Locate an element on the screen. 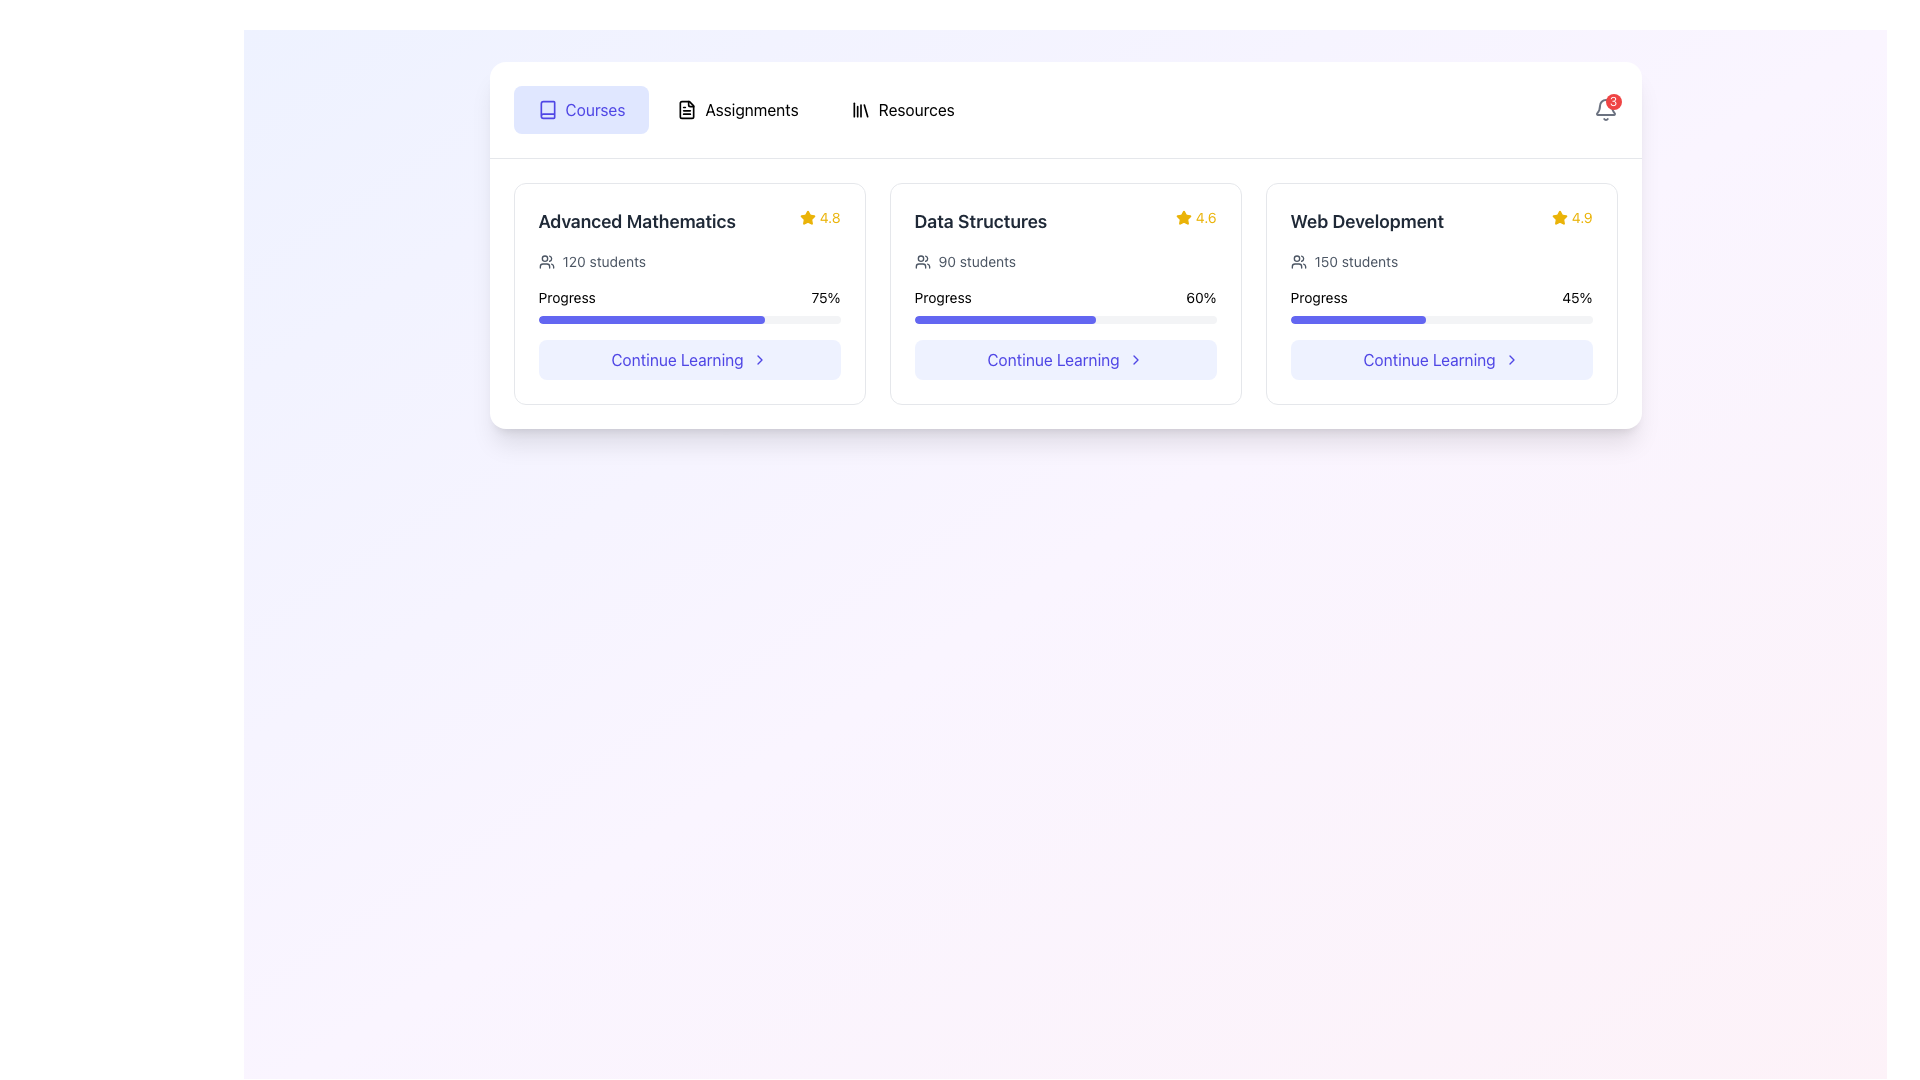  the 'Continue Learning' button with a light indigo background and rounded corners located at the bottom of the 'Advanced Mathematics' card to proceed is located at coordinates (689, 358).